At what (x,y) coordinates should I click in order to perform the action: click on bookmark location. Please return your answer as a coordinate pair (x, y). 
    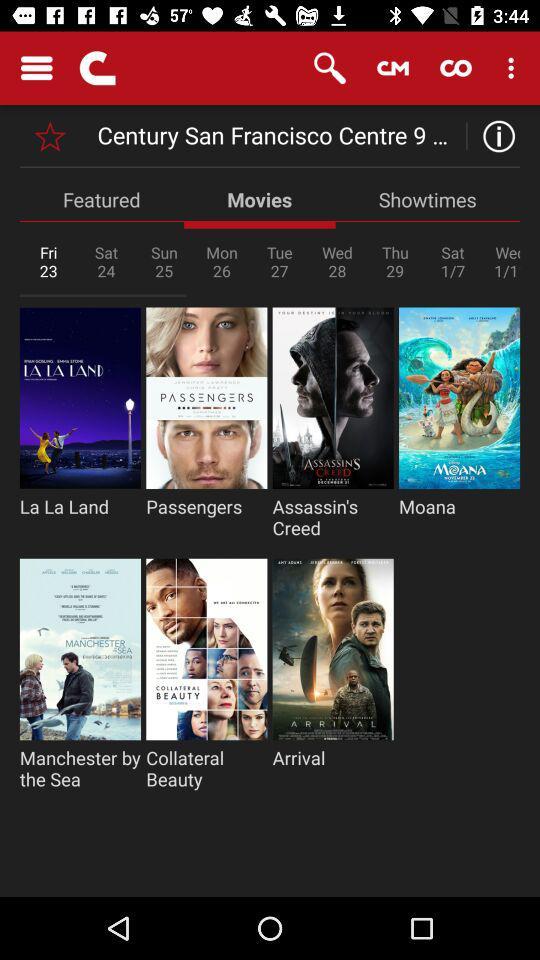
    Looking at the image, I should click on (50, 135).